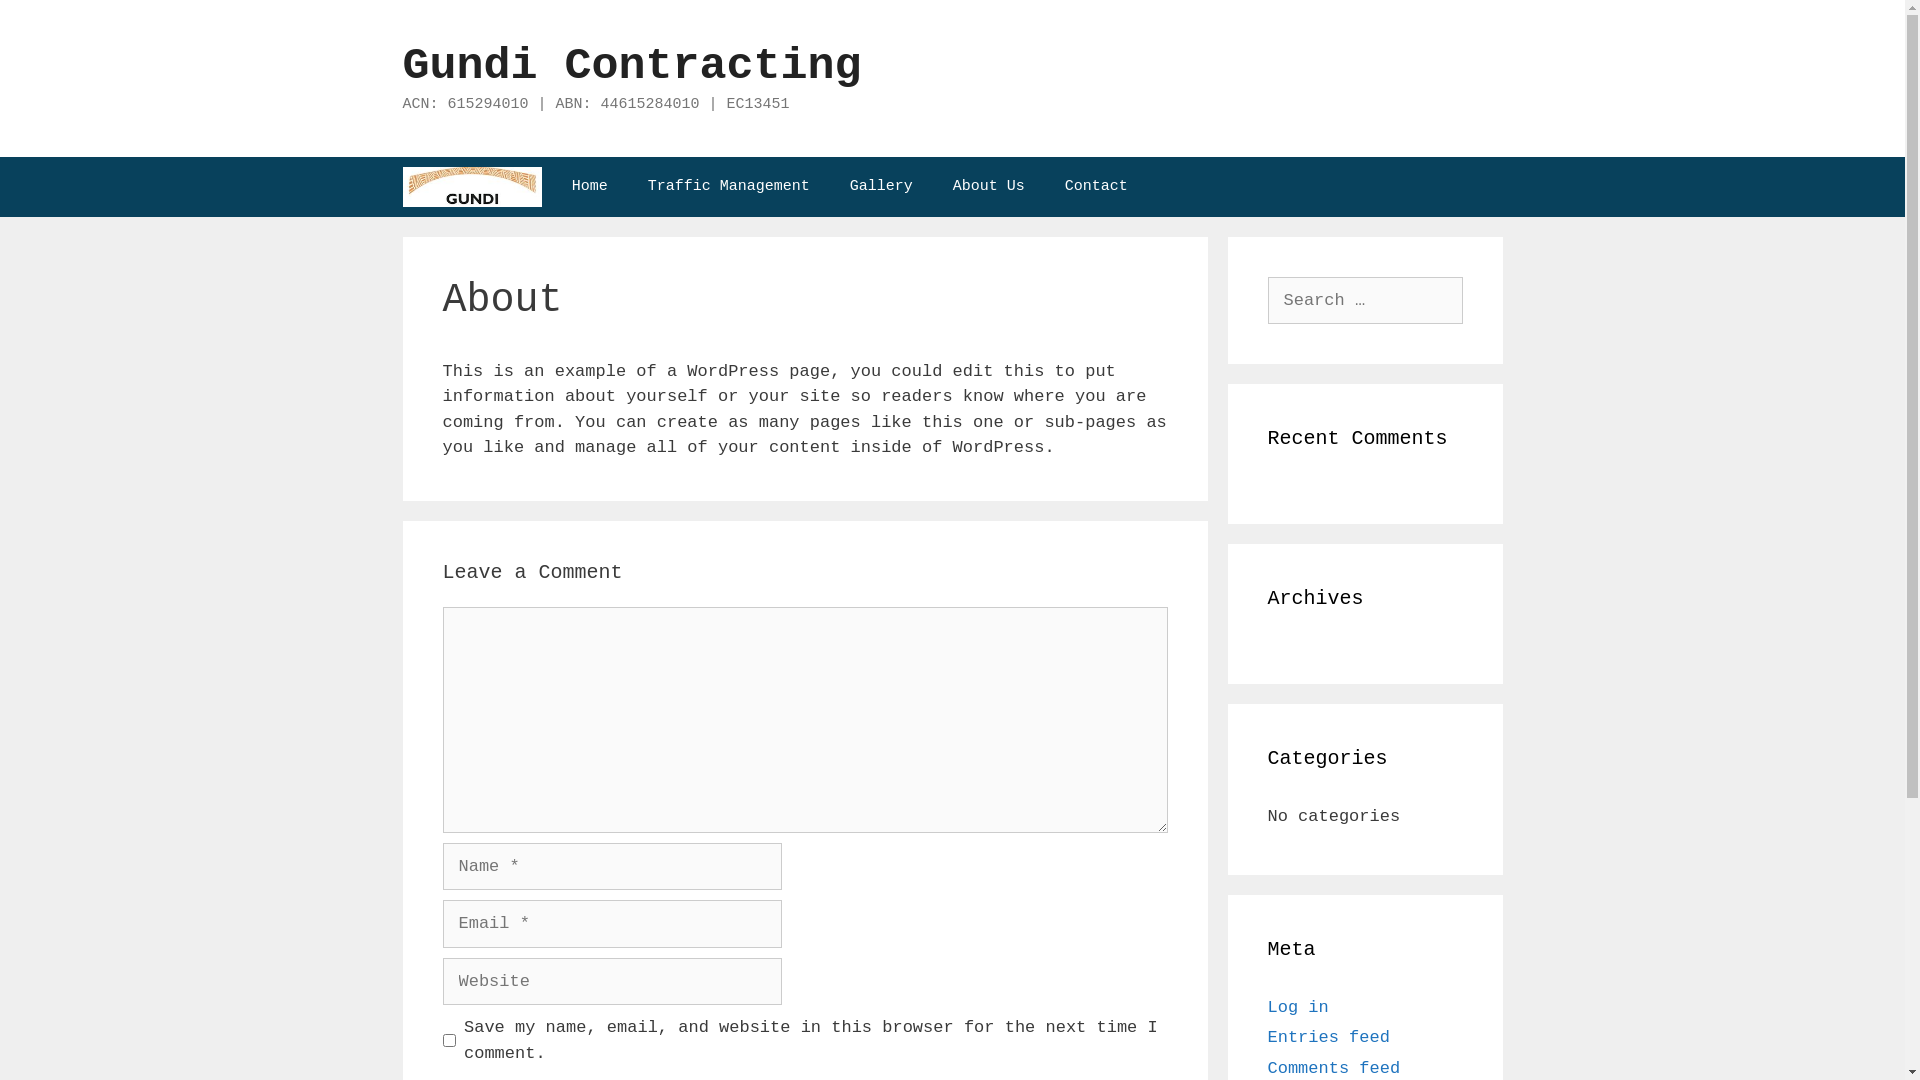 The width and height of the screenshot is (1920, 1080). Describe the element at coordinates (728, 185) in the screenshot. I see `'Traffic Management'` at that location.